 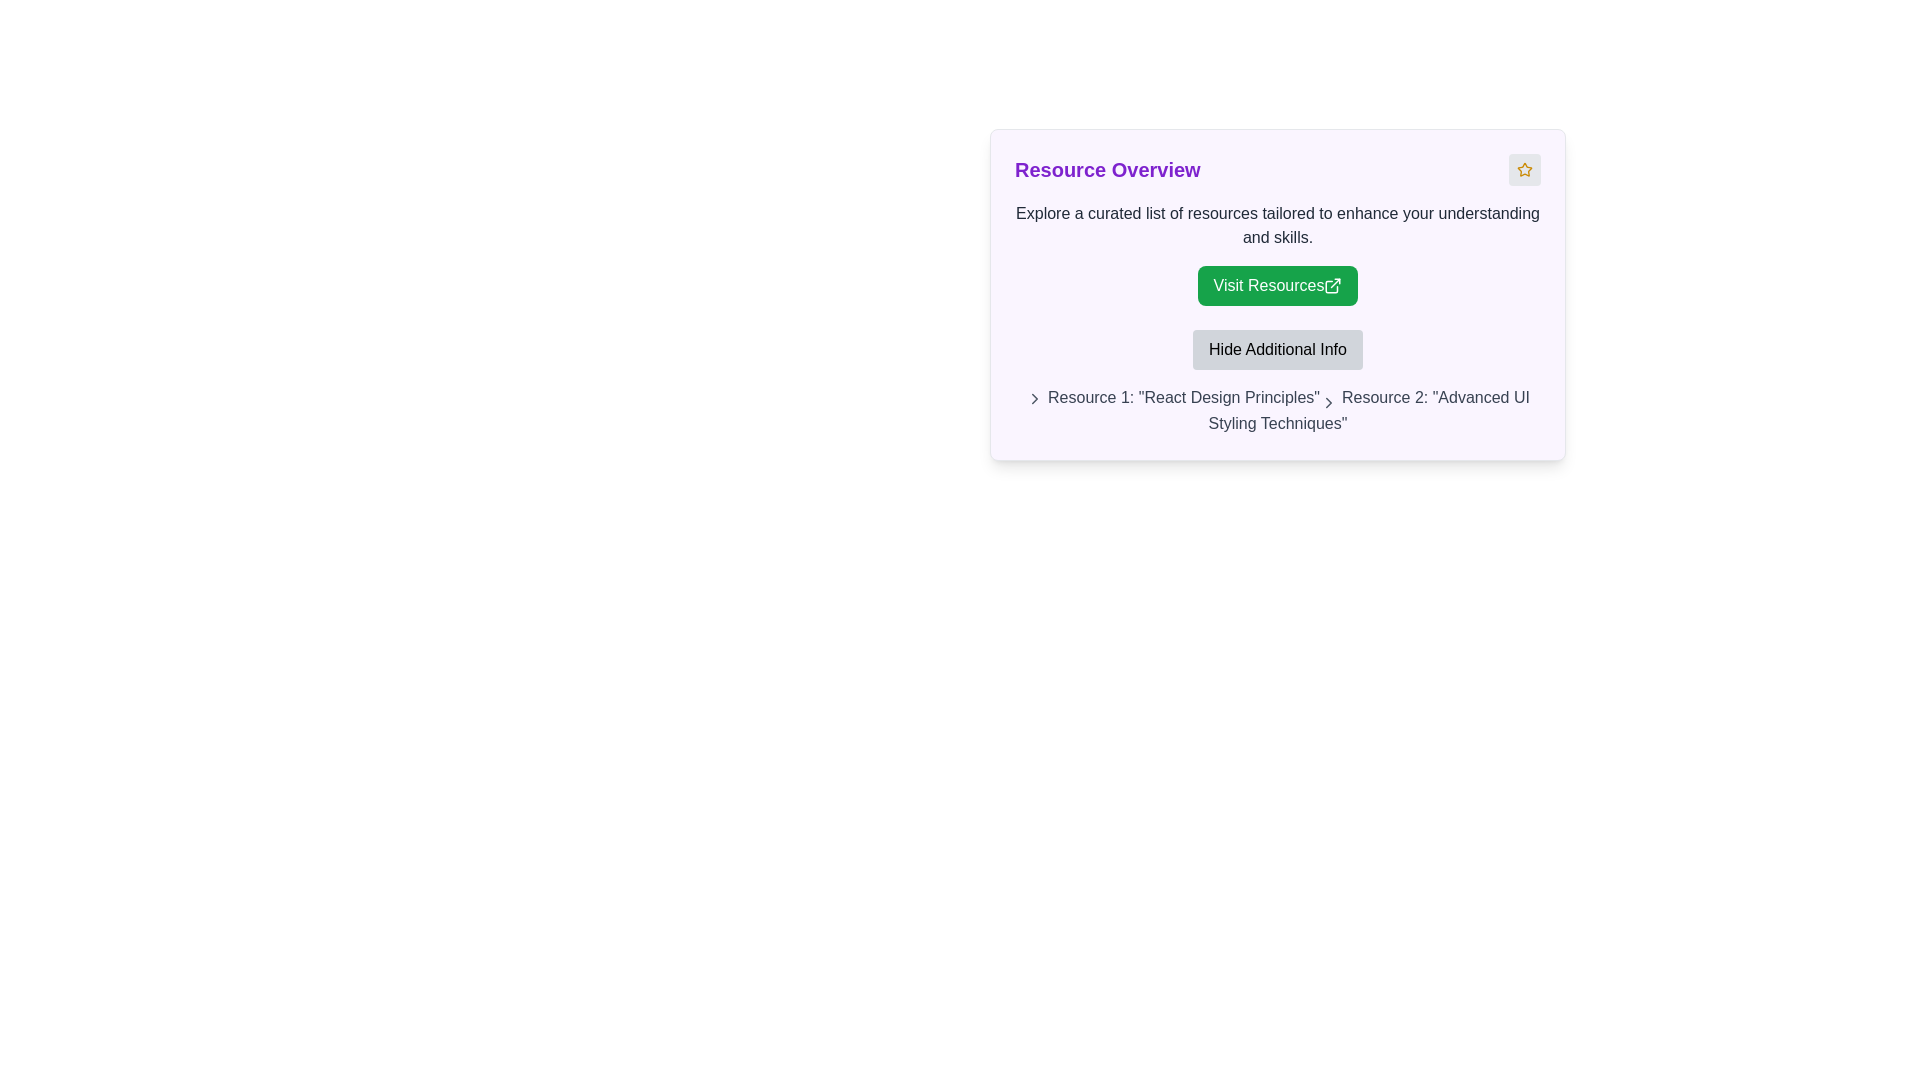 What do you see at coordinates (1276, 382) in the screenshot?
I see `the button at the top of the 'Resource Overview' section to hide the additional information` at bounding box center [1276, 382].